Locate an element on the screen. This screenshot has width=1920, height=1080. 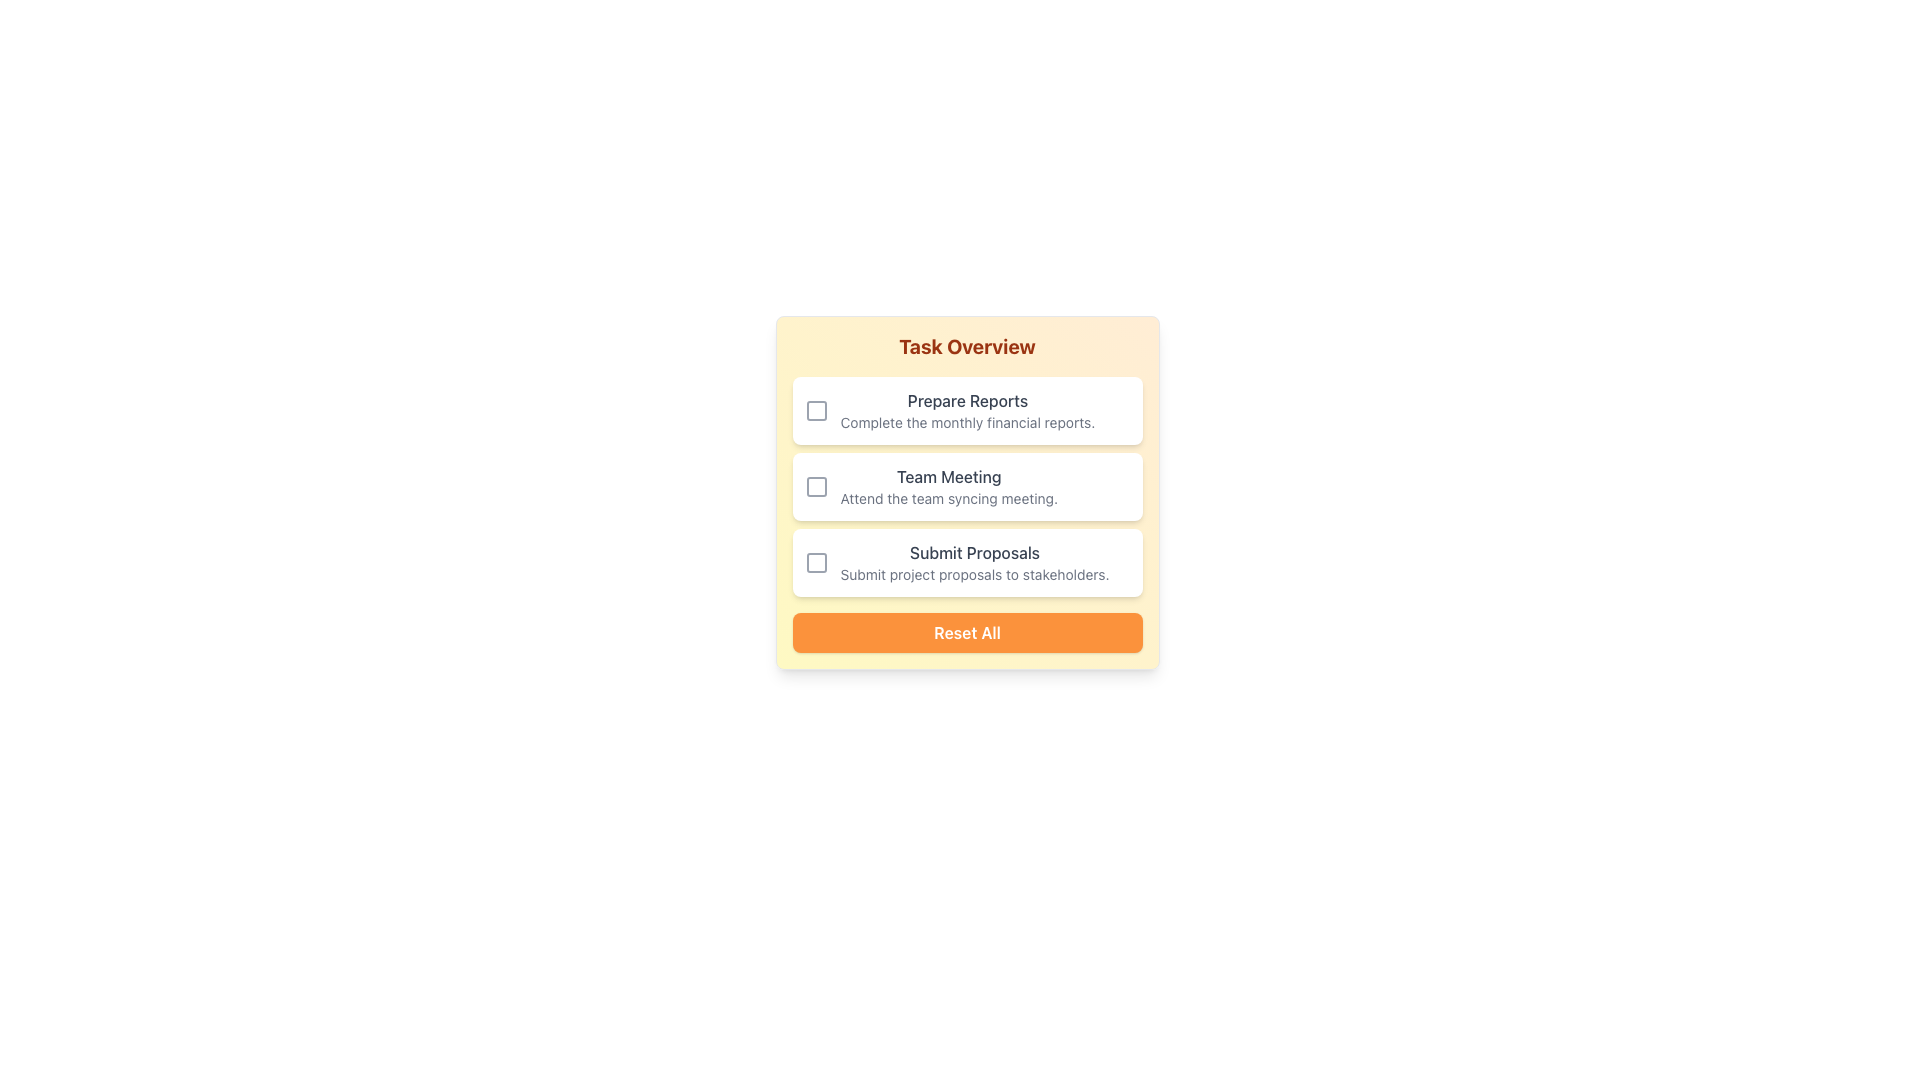
the checkbox for the task 'Prepare Reports' is located at coordinates (816, 410).